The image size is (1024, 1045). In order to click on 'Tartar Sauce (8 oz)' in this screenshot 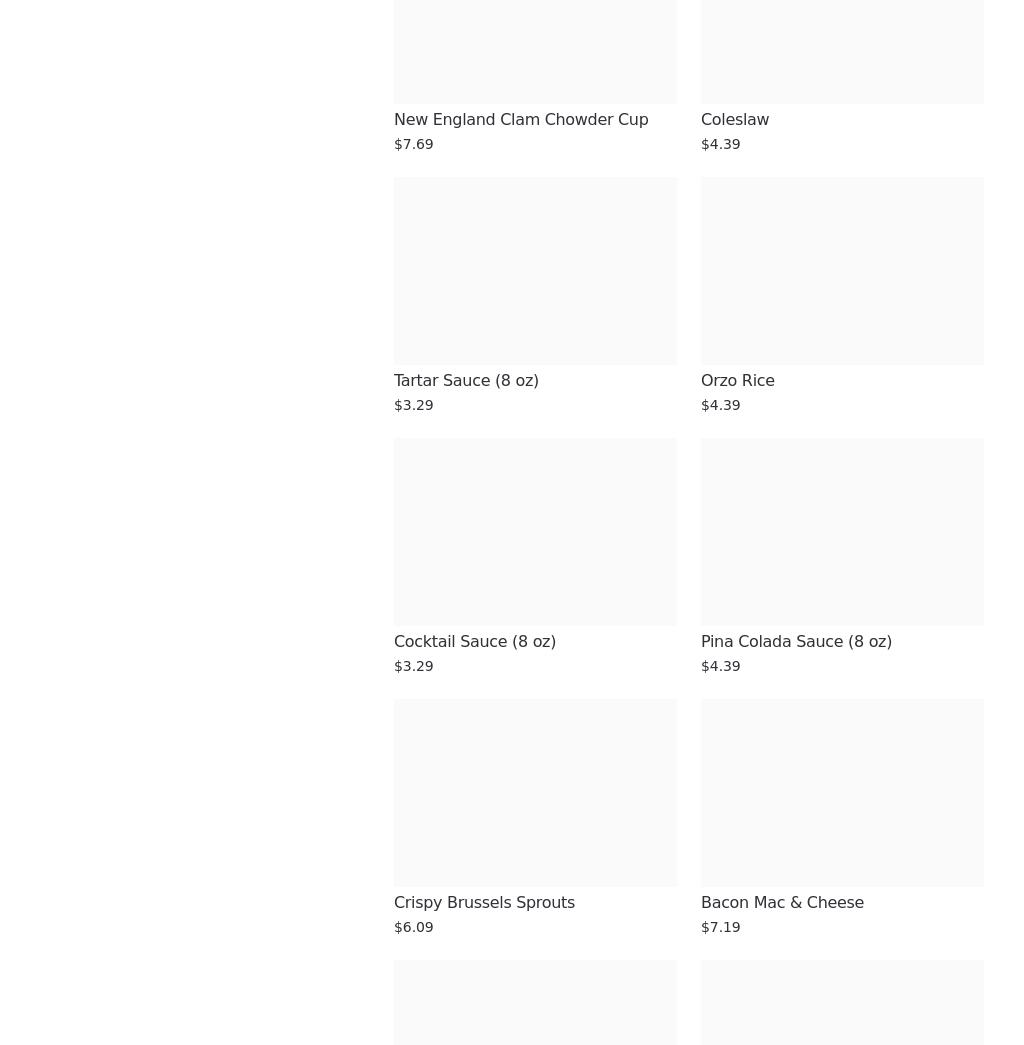, I will do `click(466, 379)`.